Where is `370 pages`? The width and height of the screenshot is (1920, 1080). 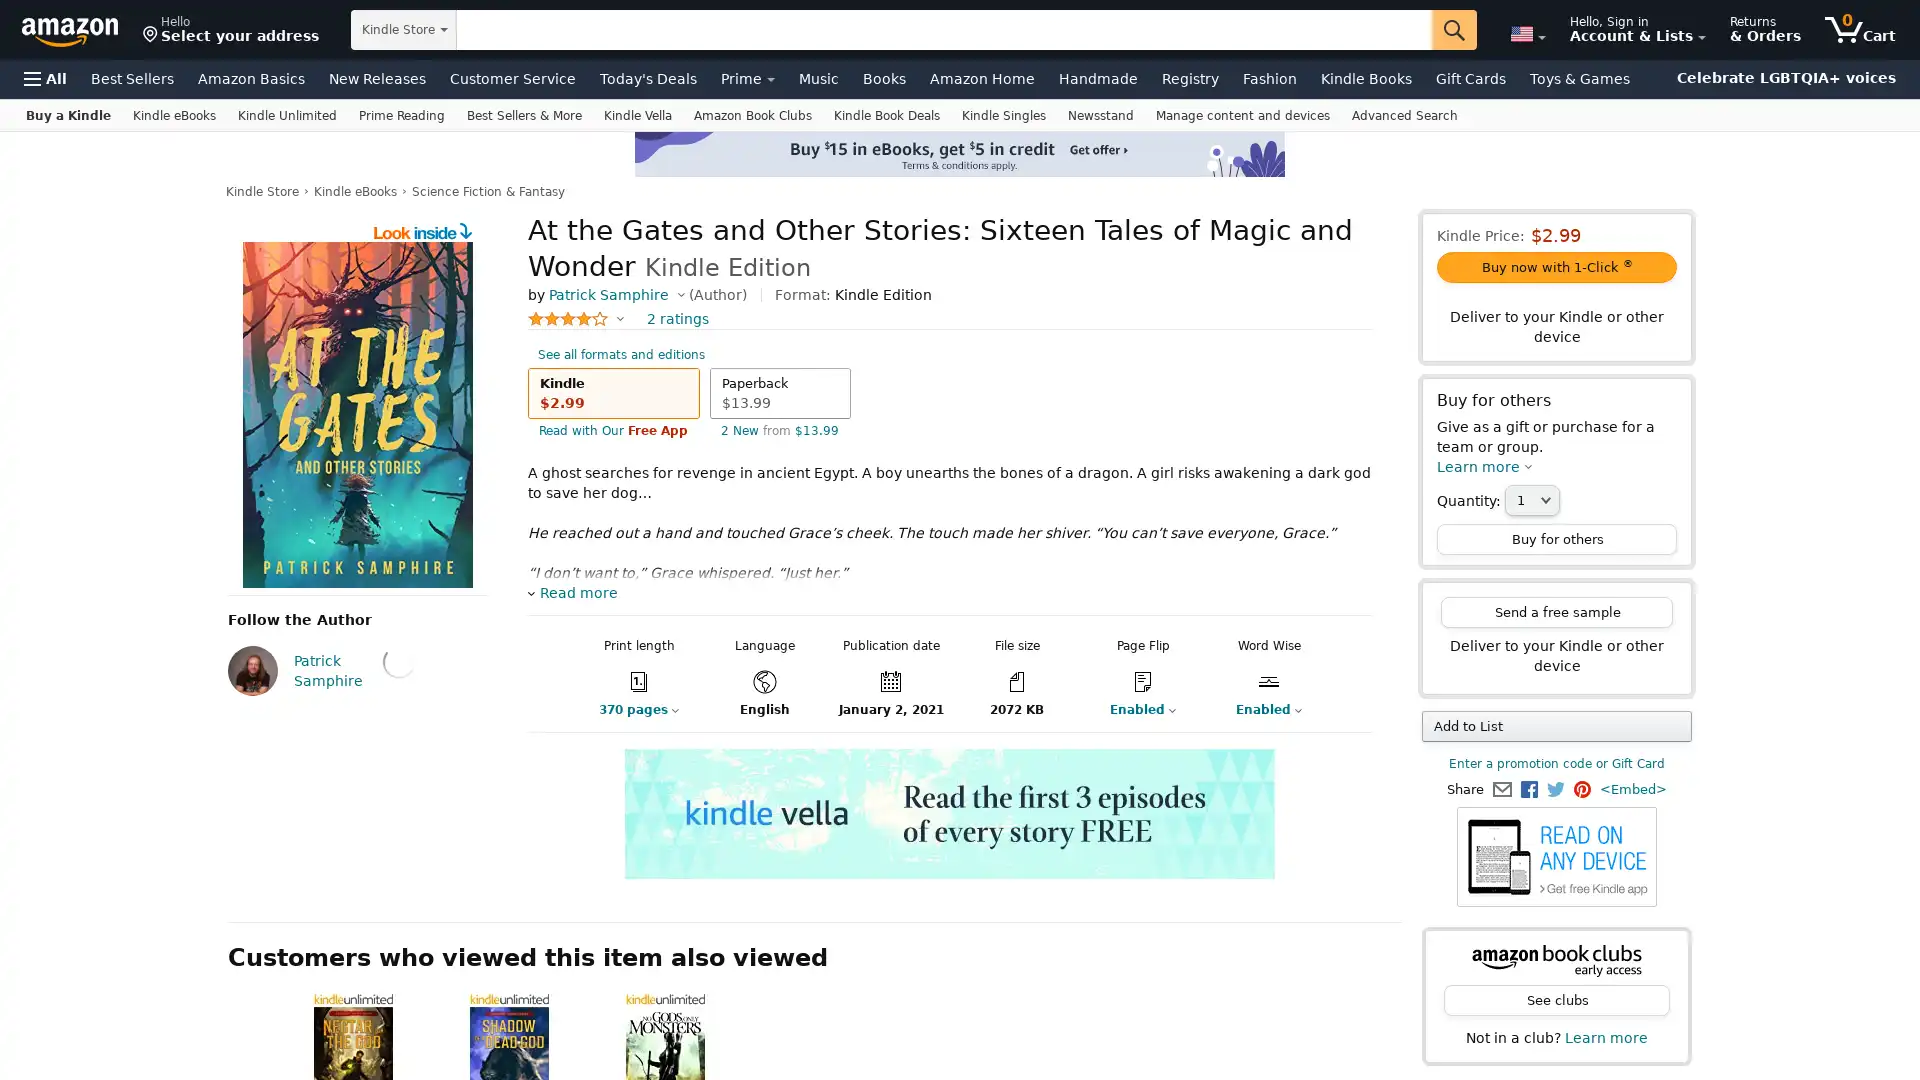
370 pages is located at coordinates (621, 708).